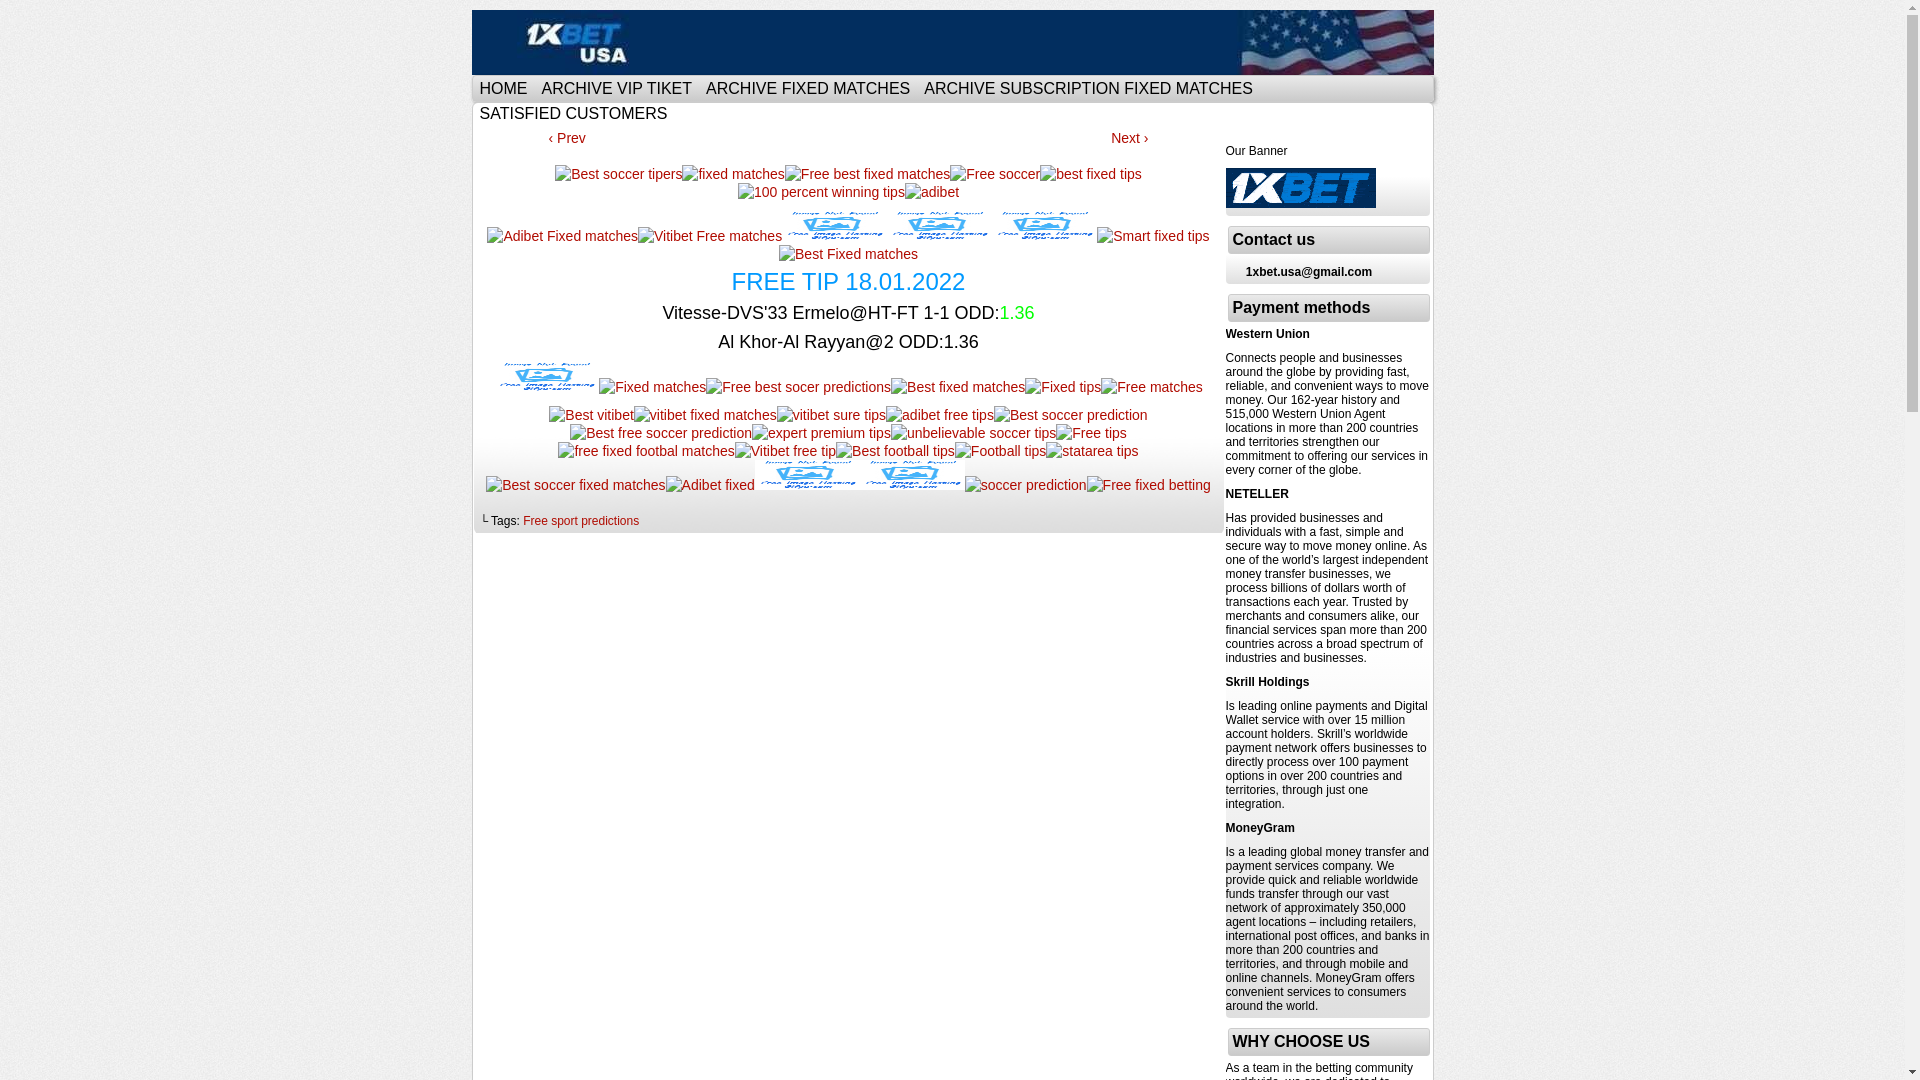 Image resolution: width=1920 pixels, height=1080 pixels. Describe the element at coordinates (503, 87) in the screenshot. I see `'HOME'` at that location.